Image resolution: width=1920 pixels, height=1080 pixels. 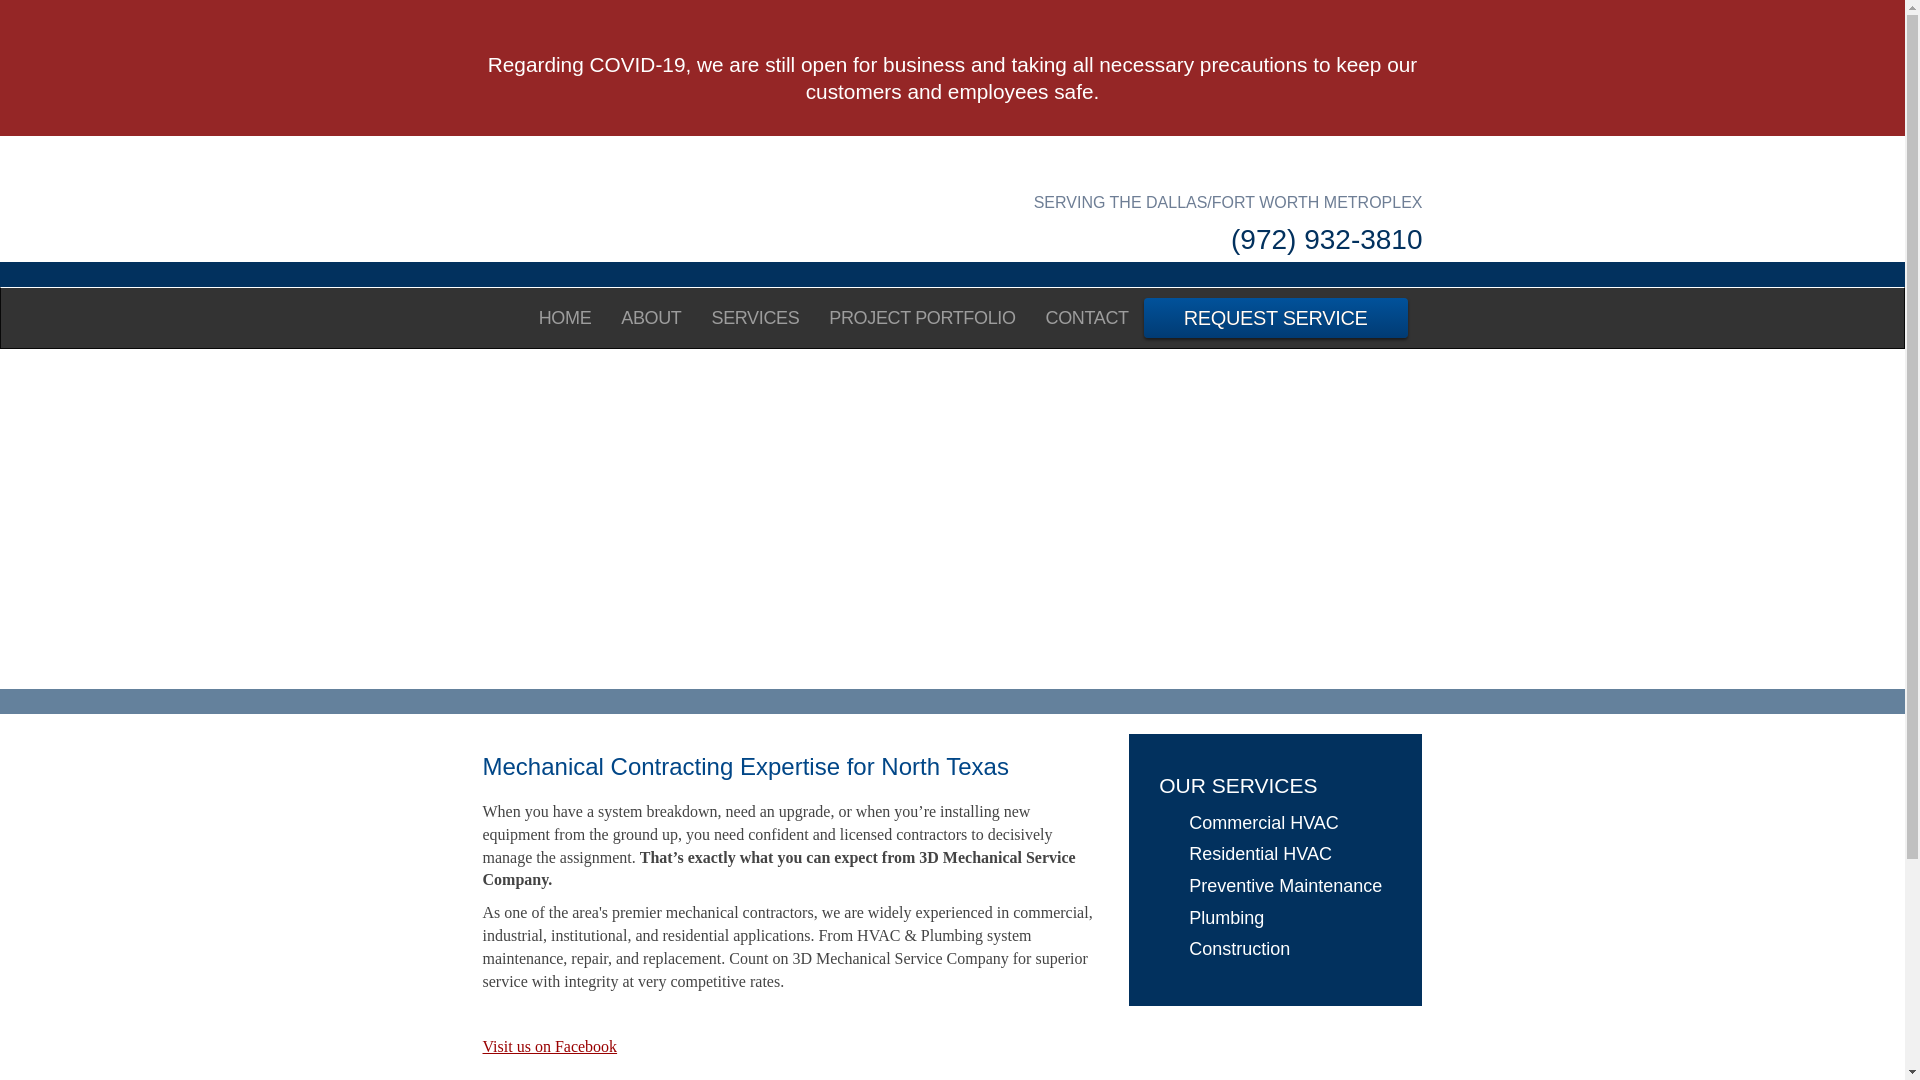 I want to click on 'ABOUT', so click(x=651, y=316).